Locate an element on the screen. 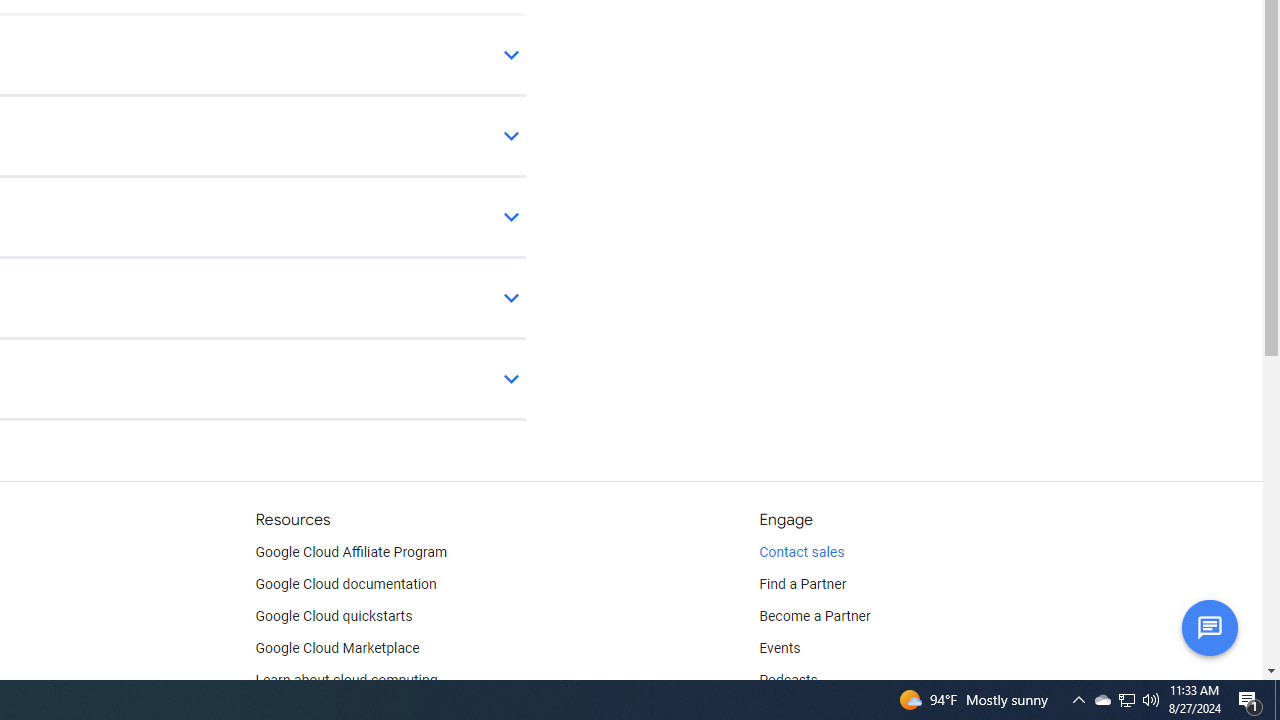 Image resolution: width=1280 pixels, height=720 pixels. 'Google Cloud Marketplace' is located at coordinates (337, 649).